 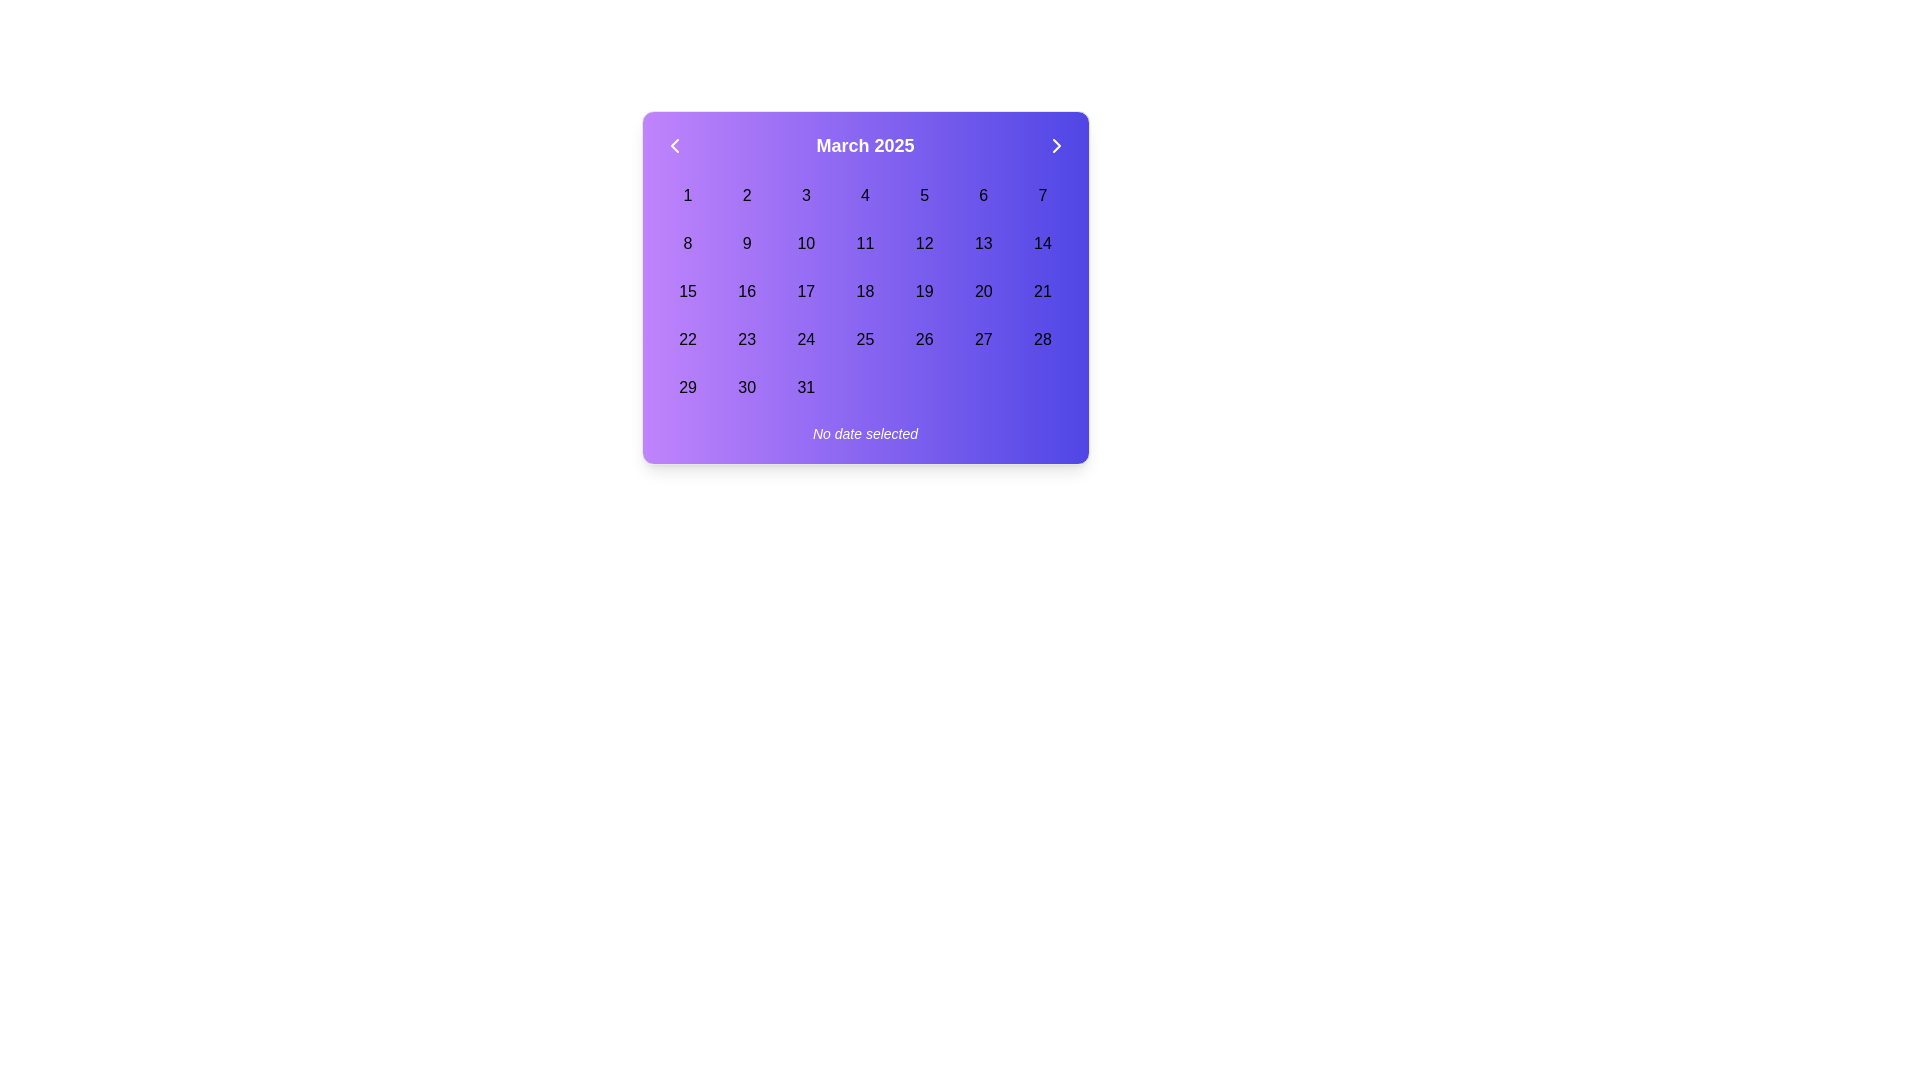 What do you see at coordinates (865, 292) in the screenshot?
I see `the circular button labeled '18' located in the seventh position of the third row in a seven-column grid of the March 2025 calendar interface` at bounding box center [865, 292].